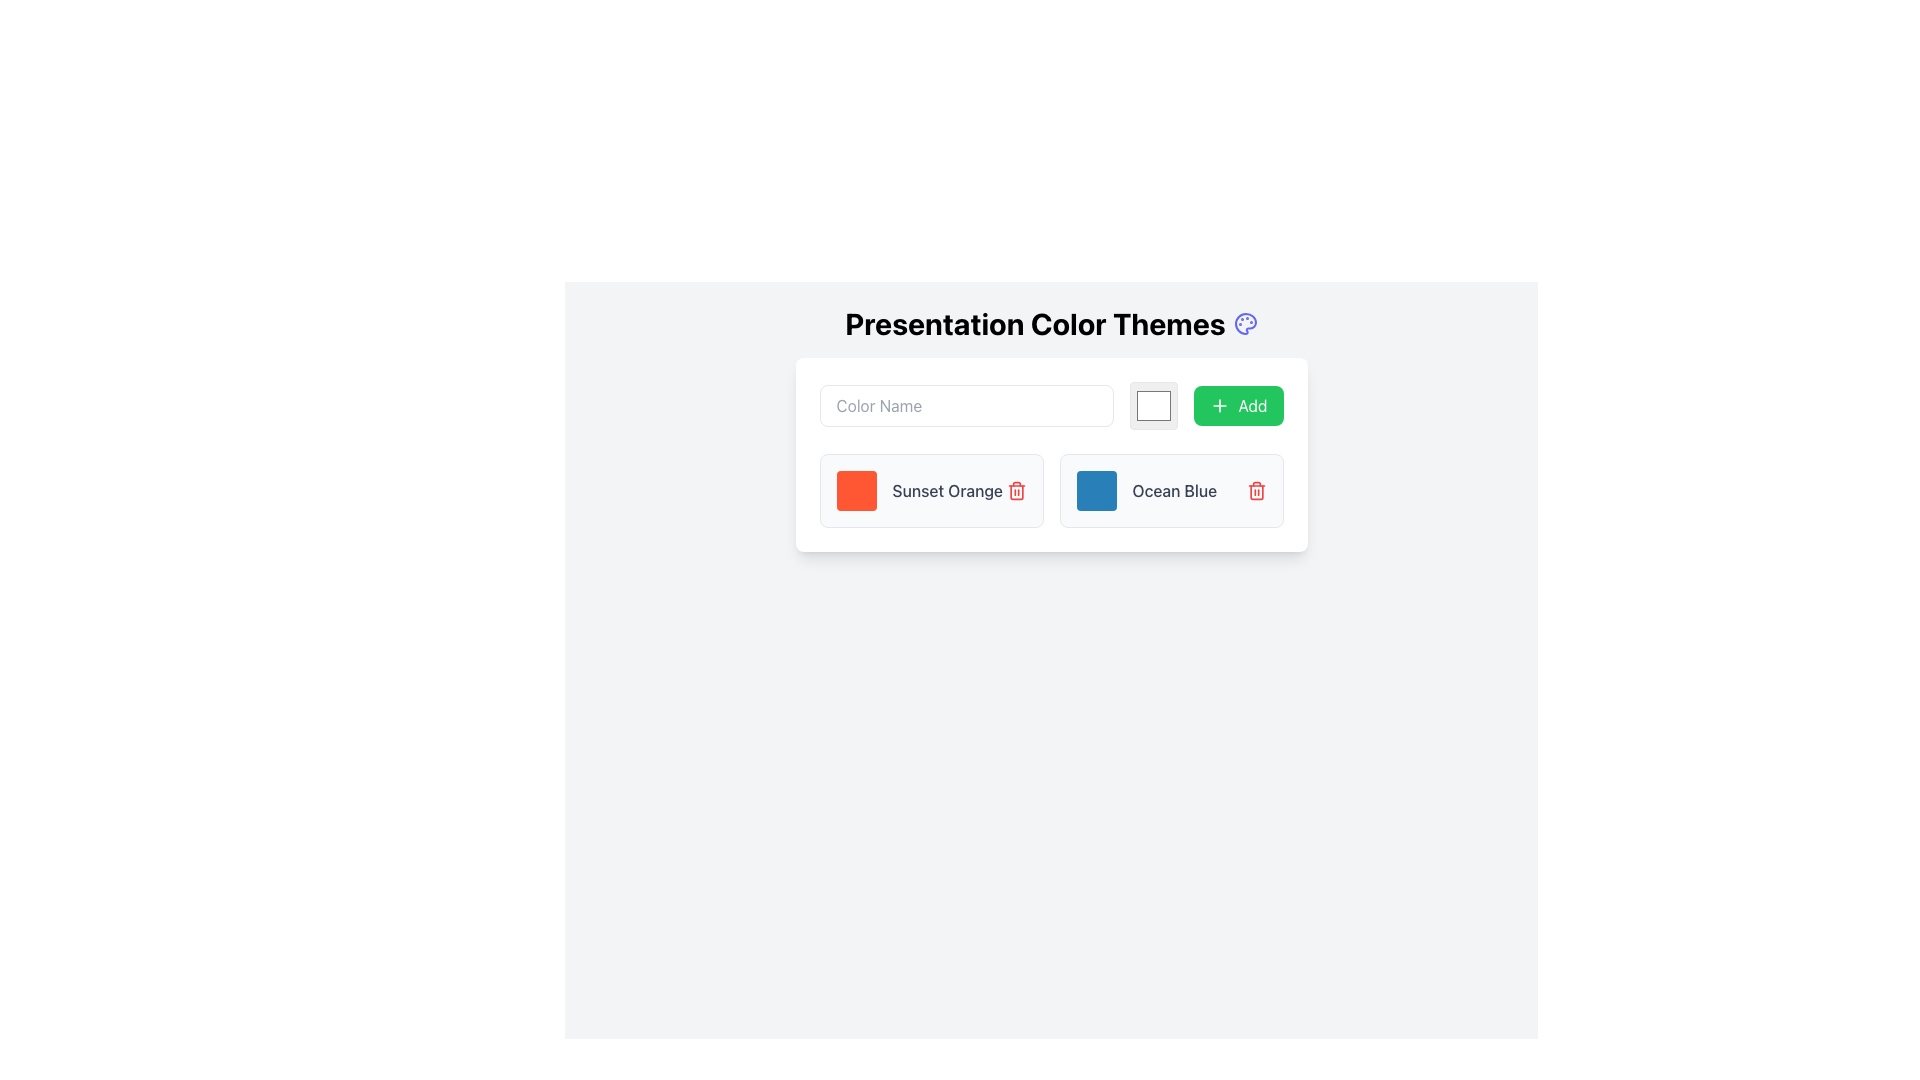 The height and width of the screenshot is (1080, 1920). I want to click on the '+' icon within the green 'Add' button located in the upper-right section of the 'Presentation Color Themes' panel, so click(1219, 405).